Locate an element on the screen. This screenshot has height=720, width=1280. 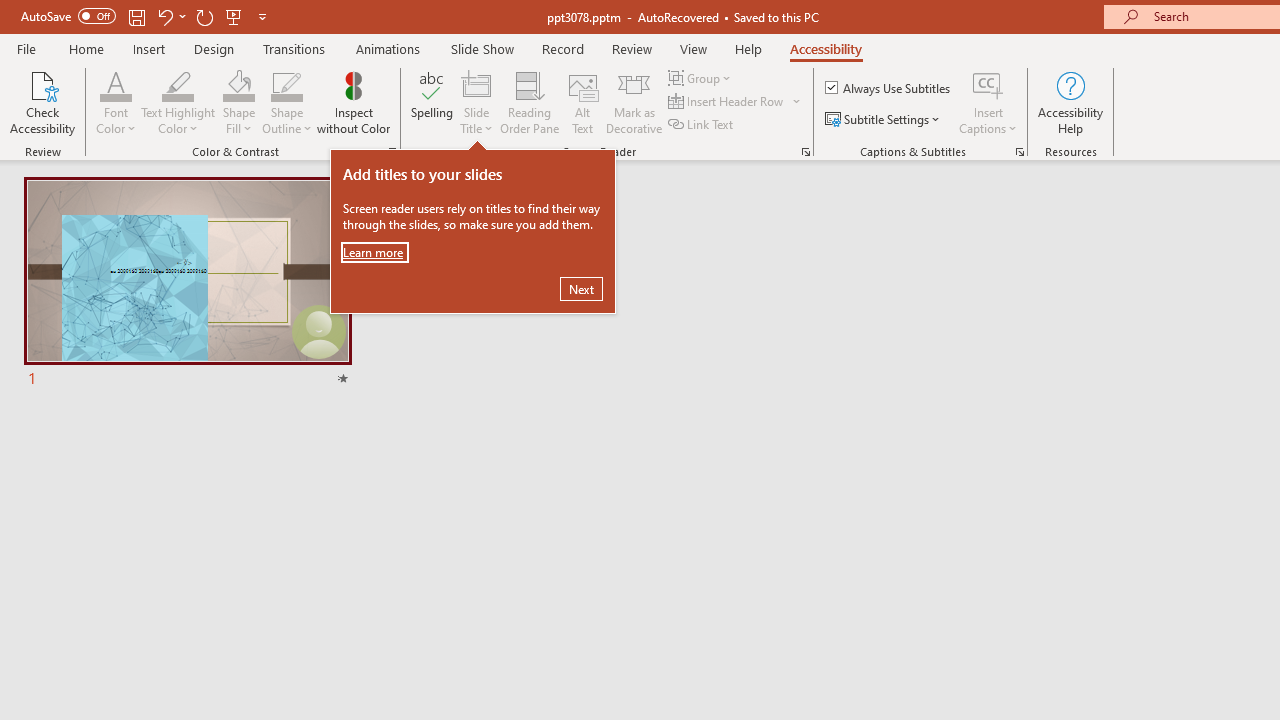
'Slide Title' is located at coordinates (475, 84).